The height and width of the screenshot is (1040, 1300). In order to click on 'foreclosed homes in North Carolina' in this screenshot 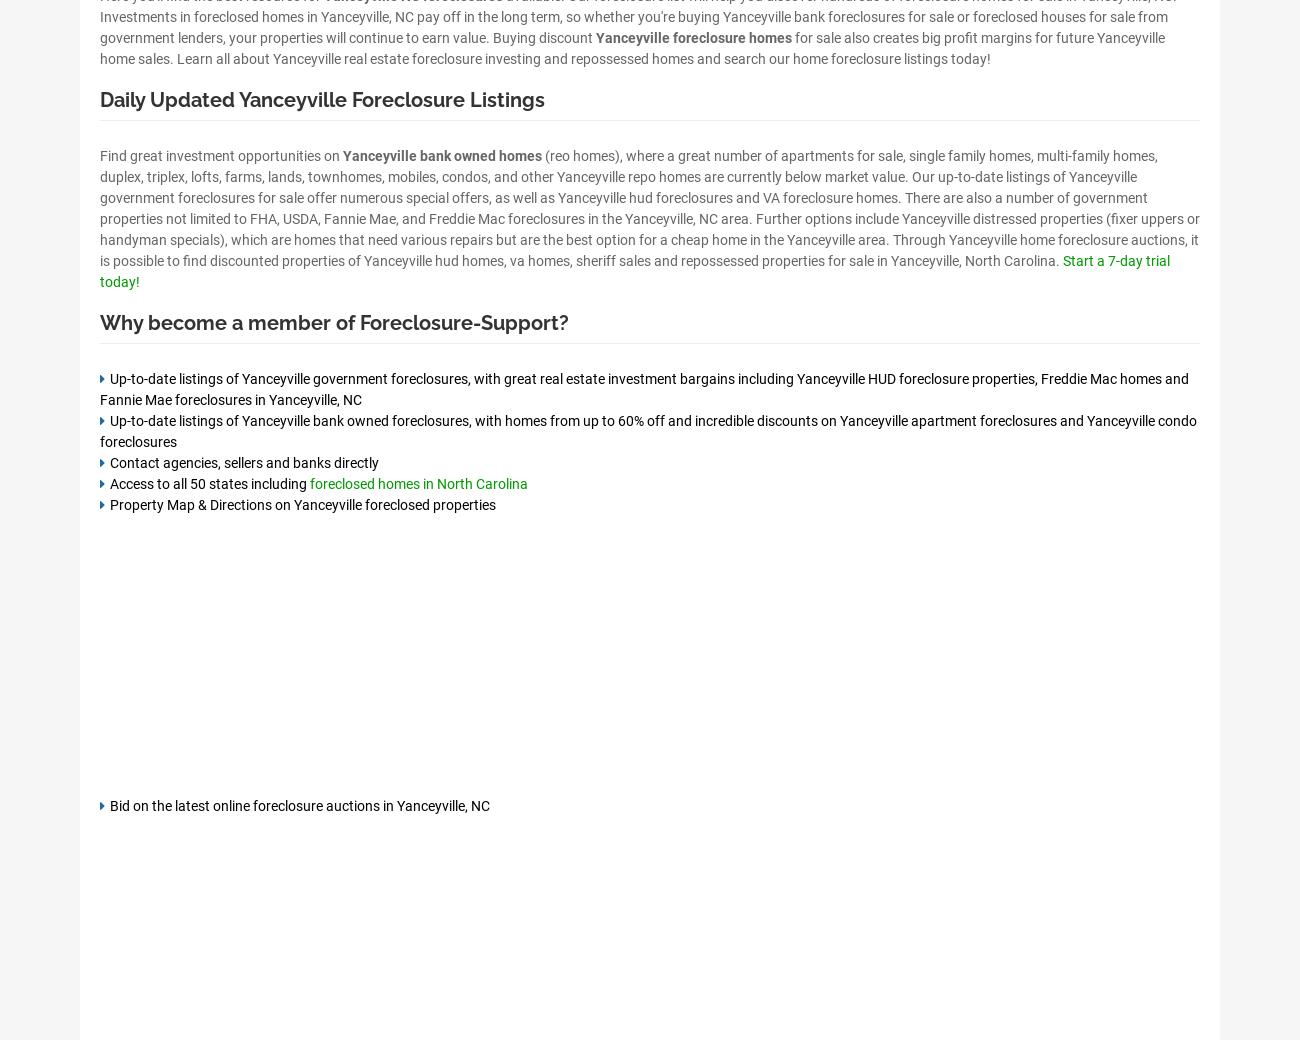, I will do `click(418, 482)`.